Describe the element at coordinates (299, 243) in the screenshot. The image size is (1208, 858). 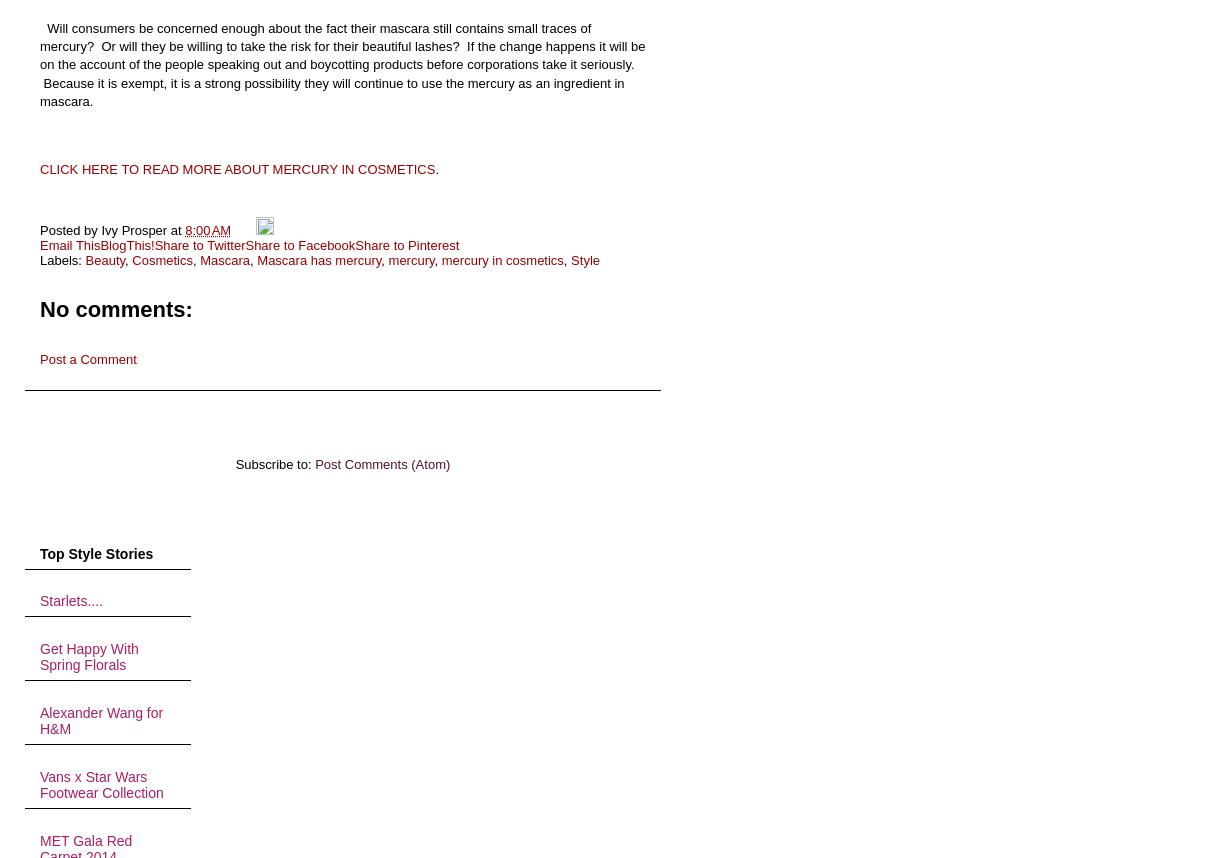
I see `'Share to Facebook'` at that location.